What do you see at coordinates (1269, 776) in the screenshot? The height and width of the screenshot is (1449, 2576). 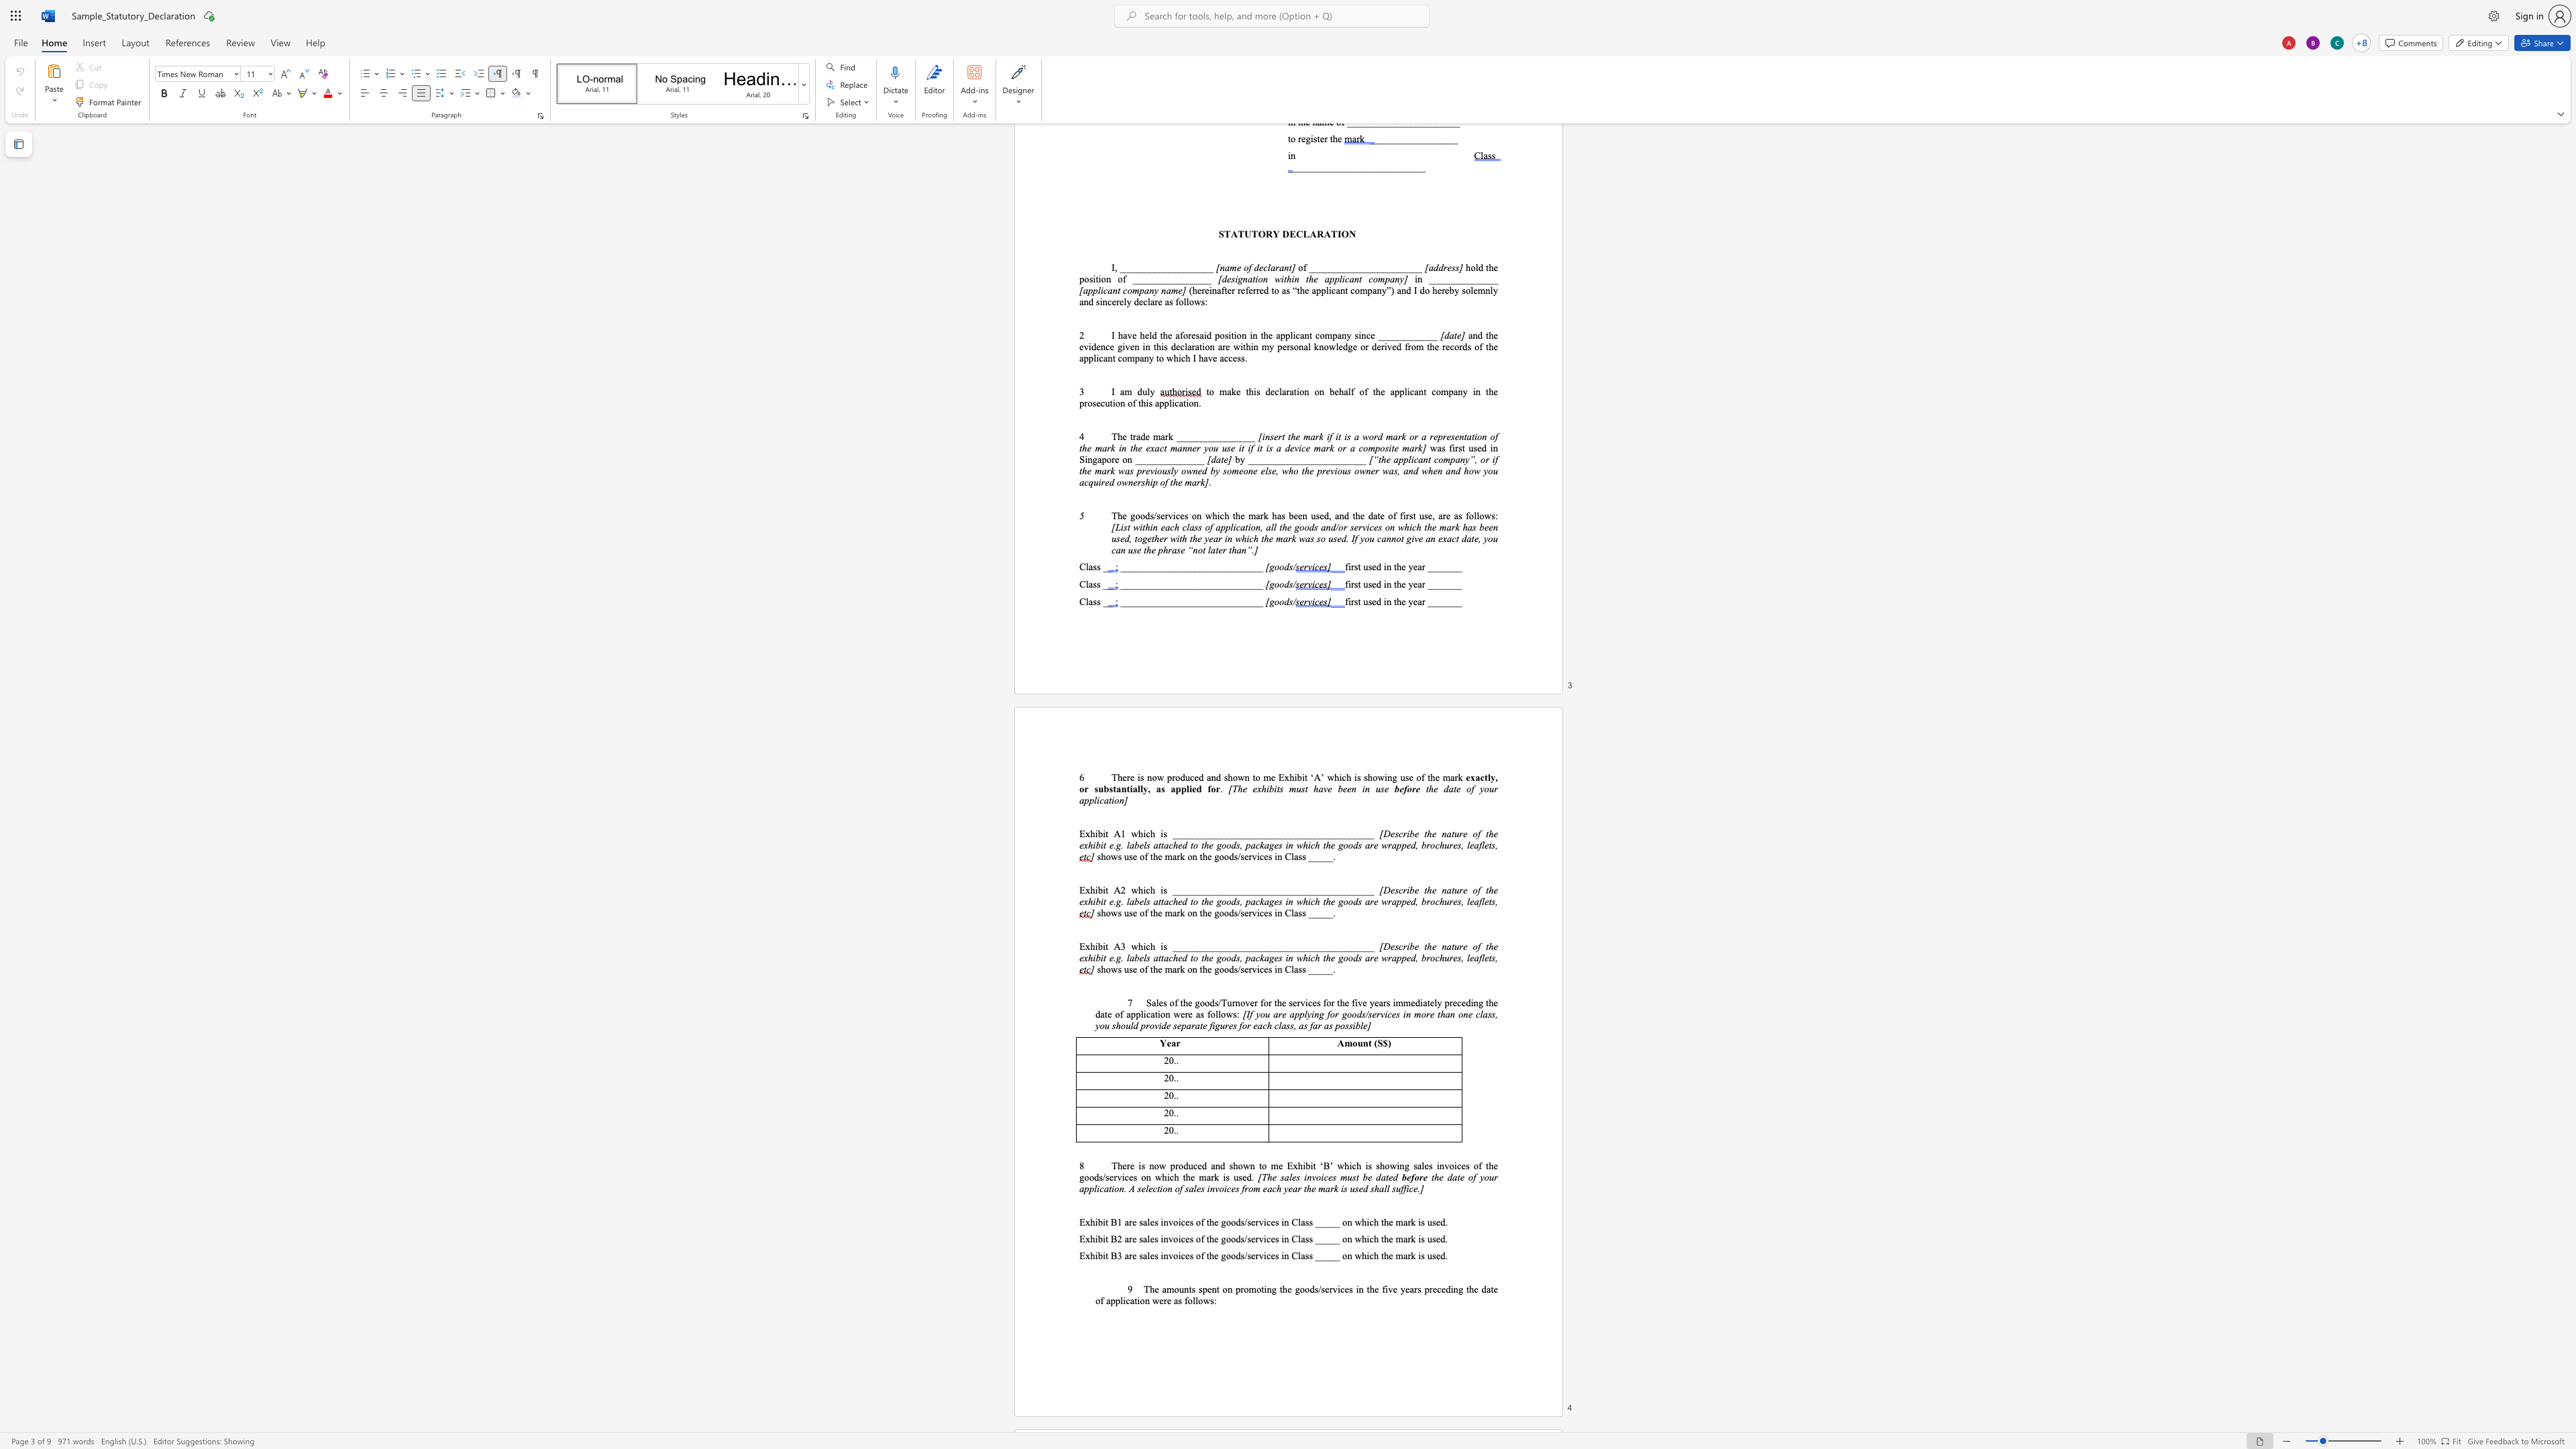 I see `the space between the continuous character "m" and "e" in the text` at bounding box center [1269, 776].